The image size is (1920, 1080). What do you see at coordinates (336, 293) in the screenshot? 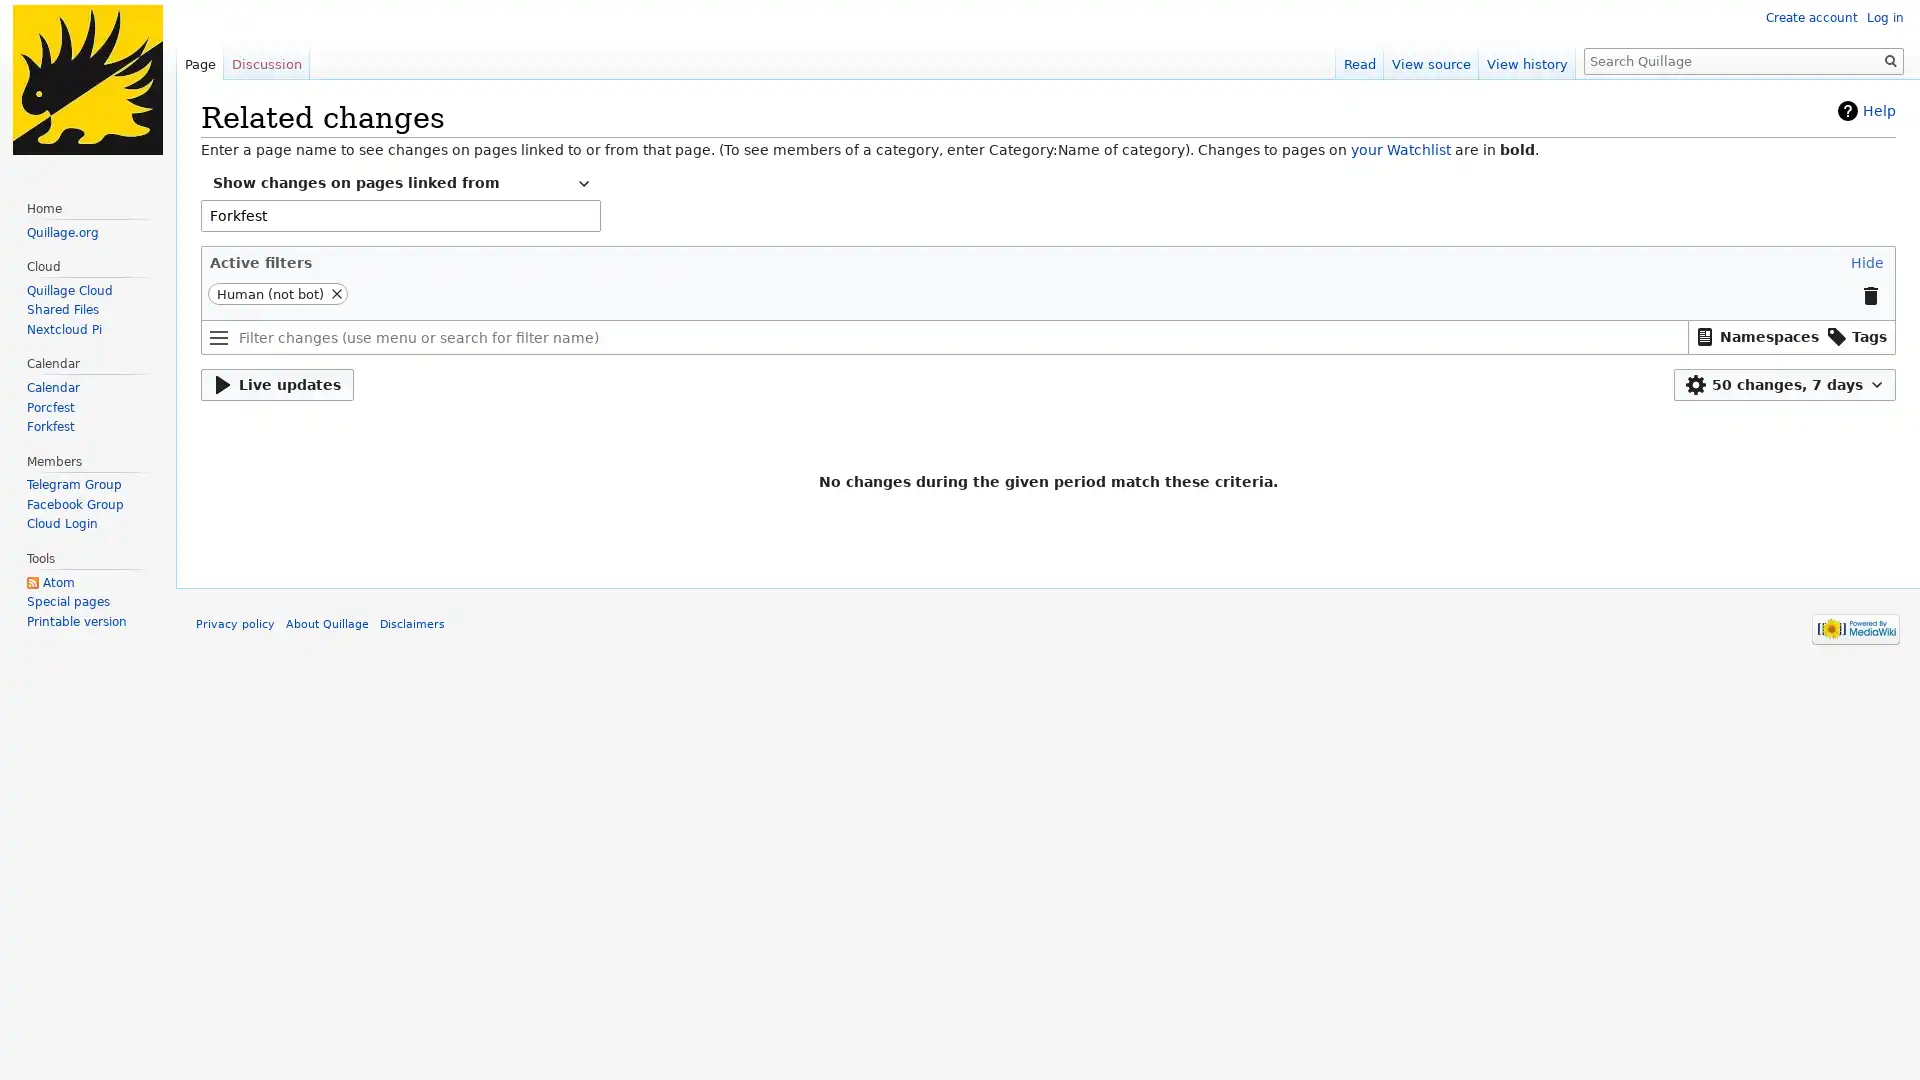
I see `Remove 'Human (not bot)'` at bounding box center [336, 293].